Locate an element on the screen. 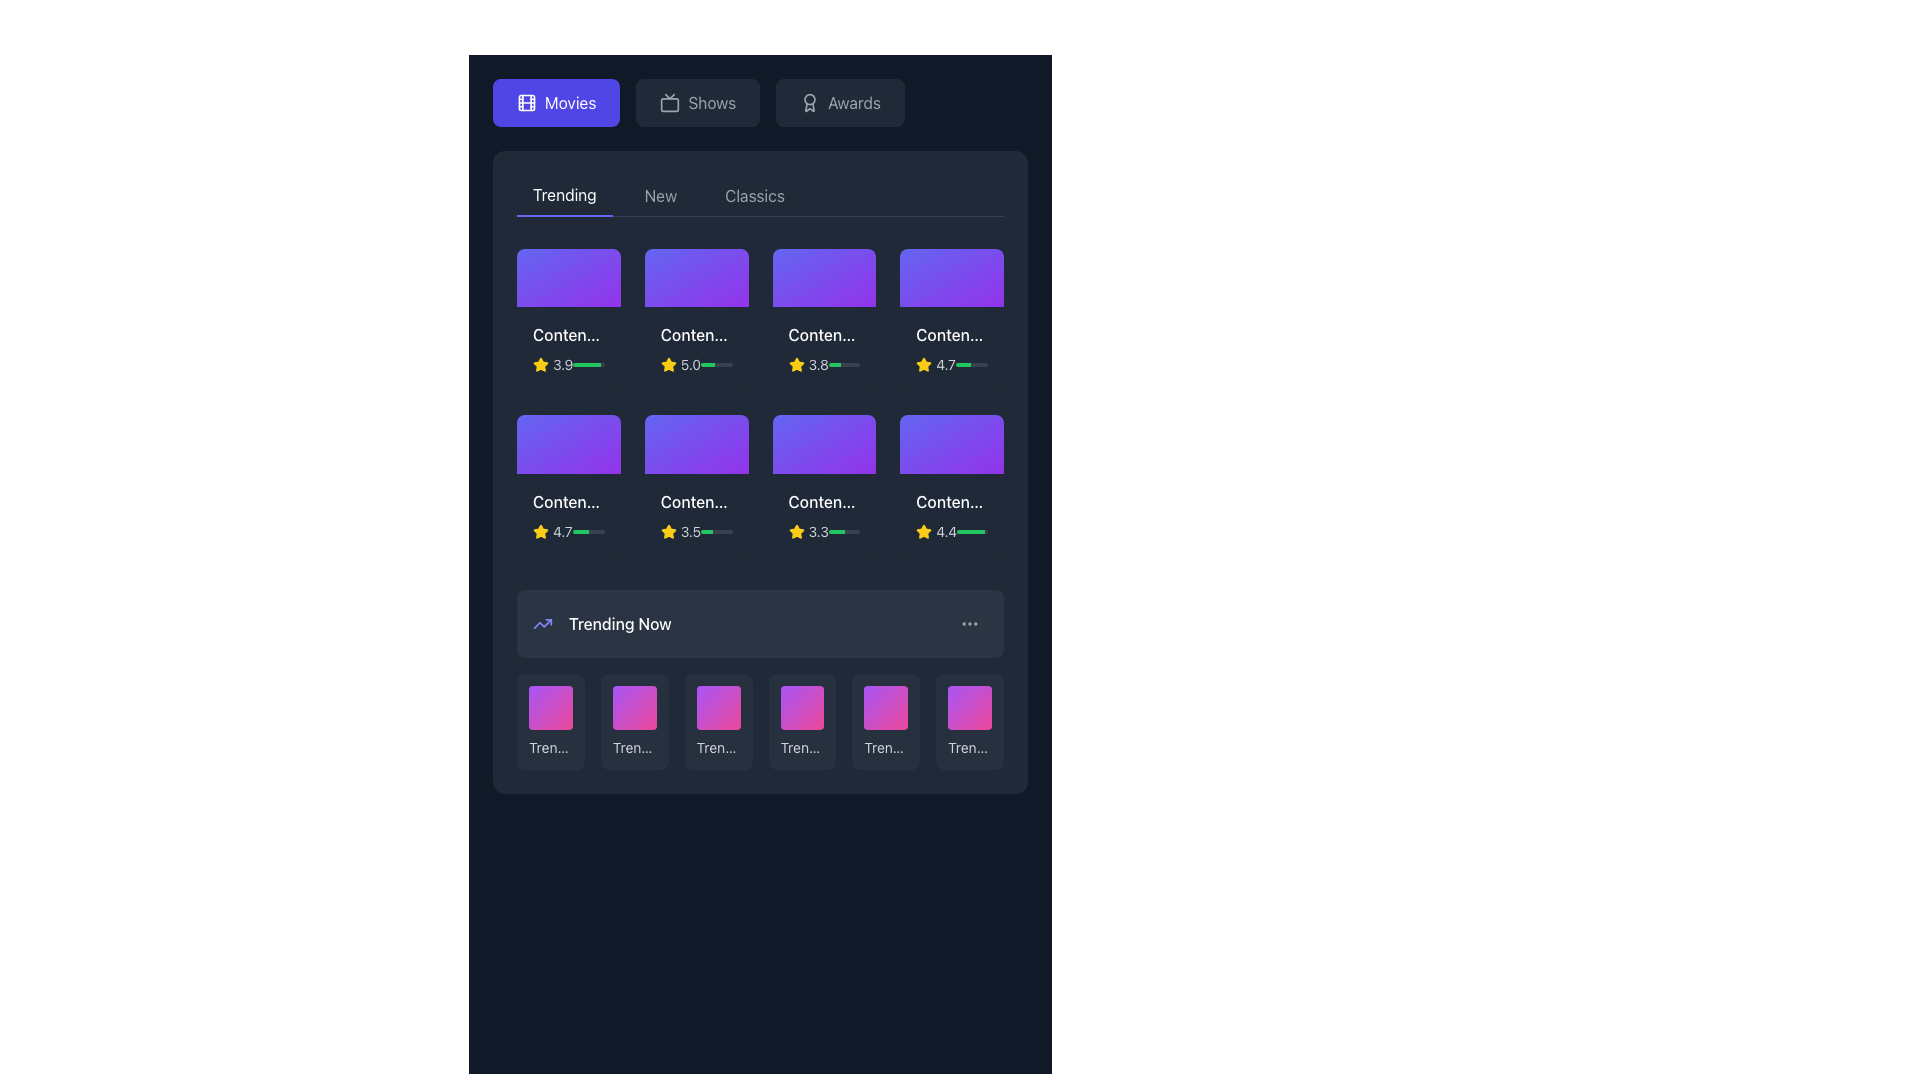 The height and width of the screenshot is (1080, 1920). the Rating Indicator which displays a yellow star icon and the numeric string '4.4' in gray font, visually indicating a rating is located at coordinates (935, 530).